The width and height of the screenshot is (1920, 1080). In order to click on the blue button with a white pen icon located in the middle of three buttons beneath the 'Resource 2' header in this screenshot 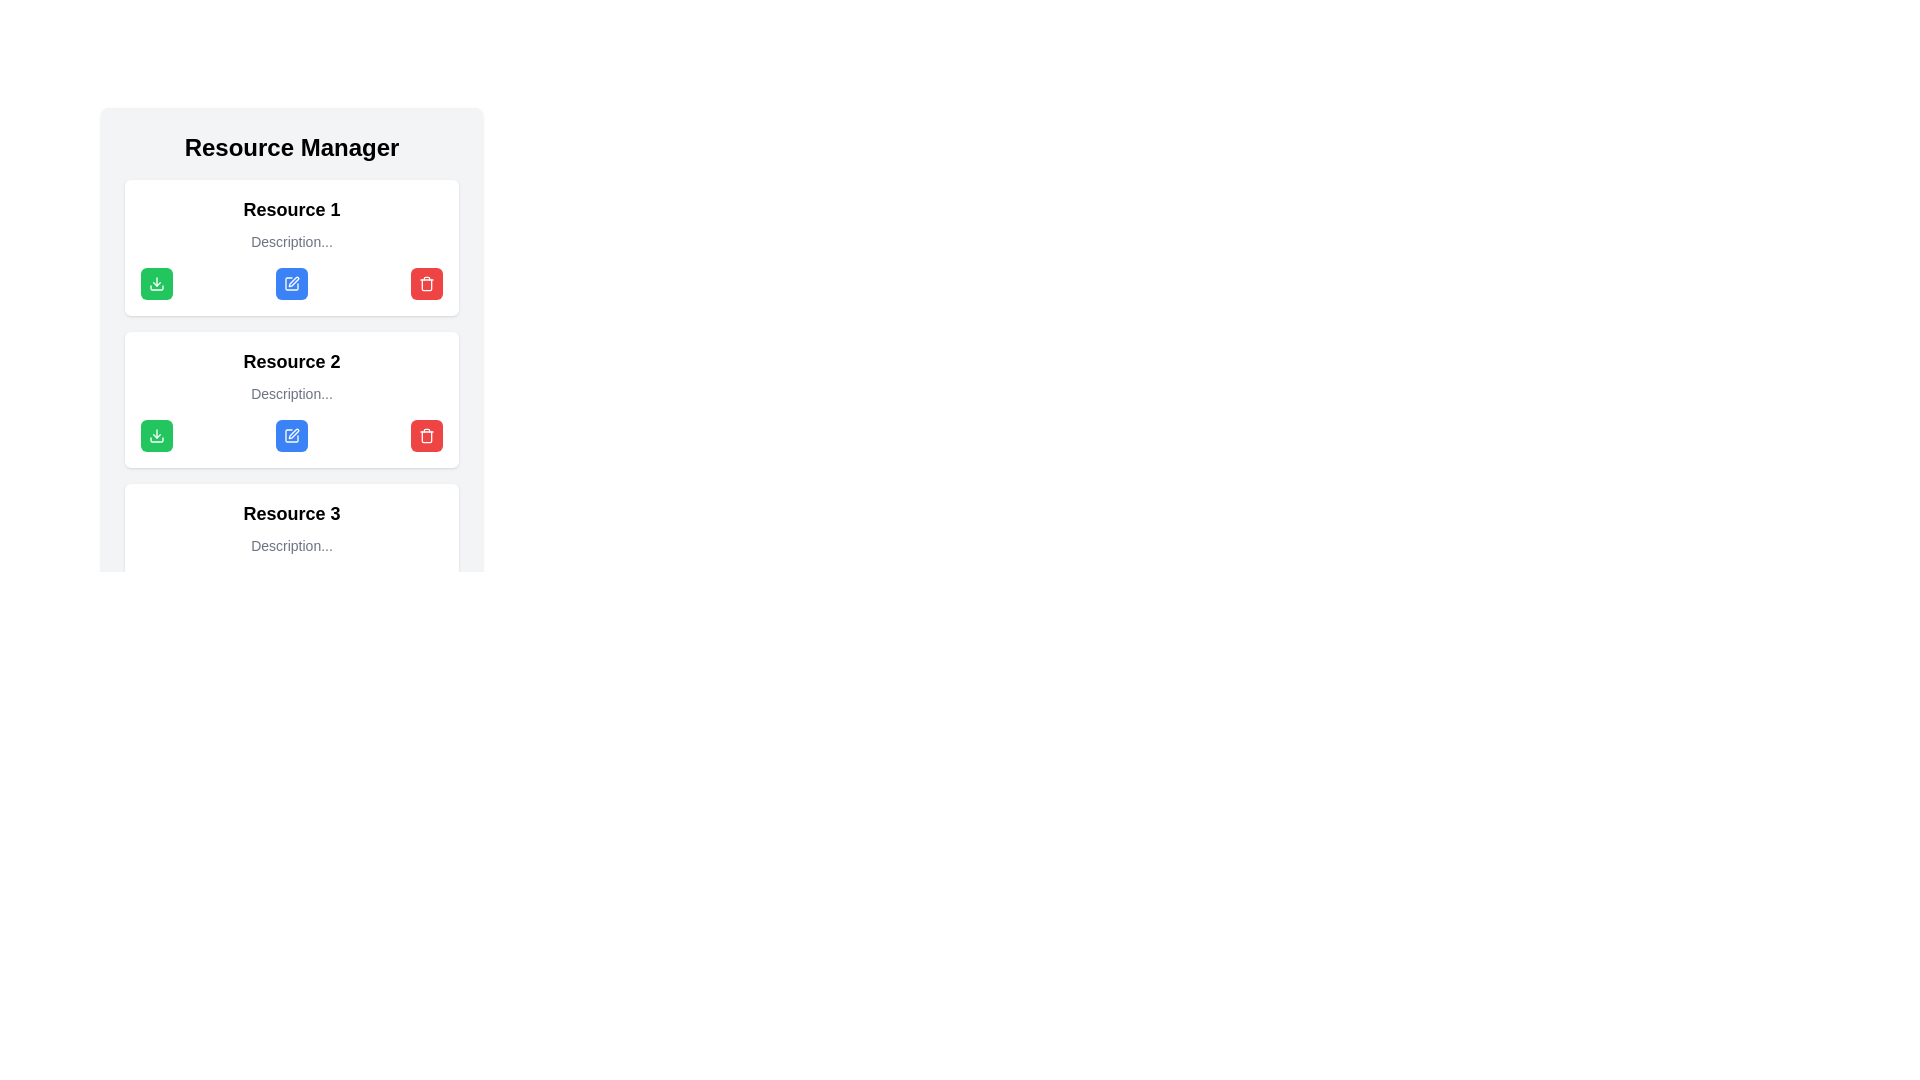, I will do `click(291, 434)`.